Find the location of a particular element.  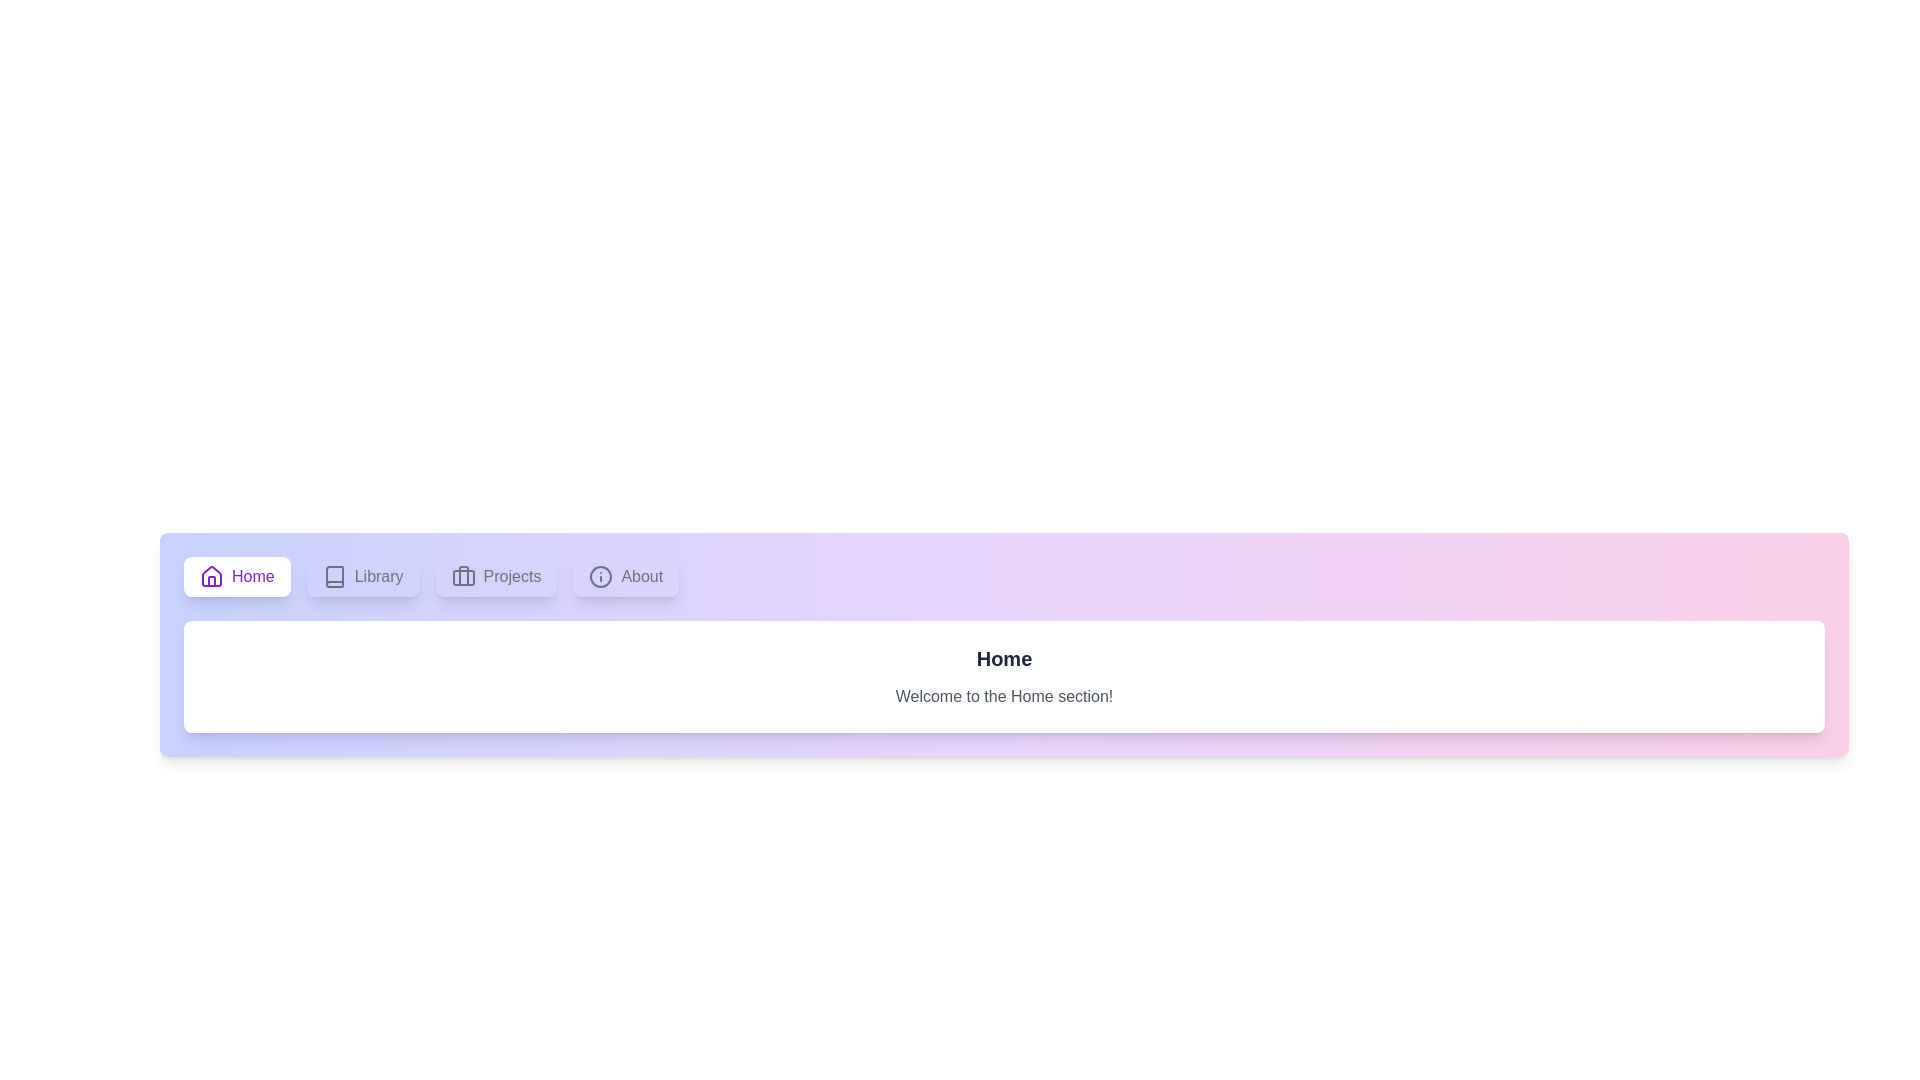

the tab labeled Projects is located at coordinates (495, 577).